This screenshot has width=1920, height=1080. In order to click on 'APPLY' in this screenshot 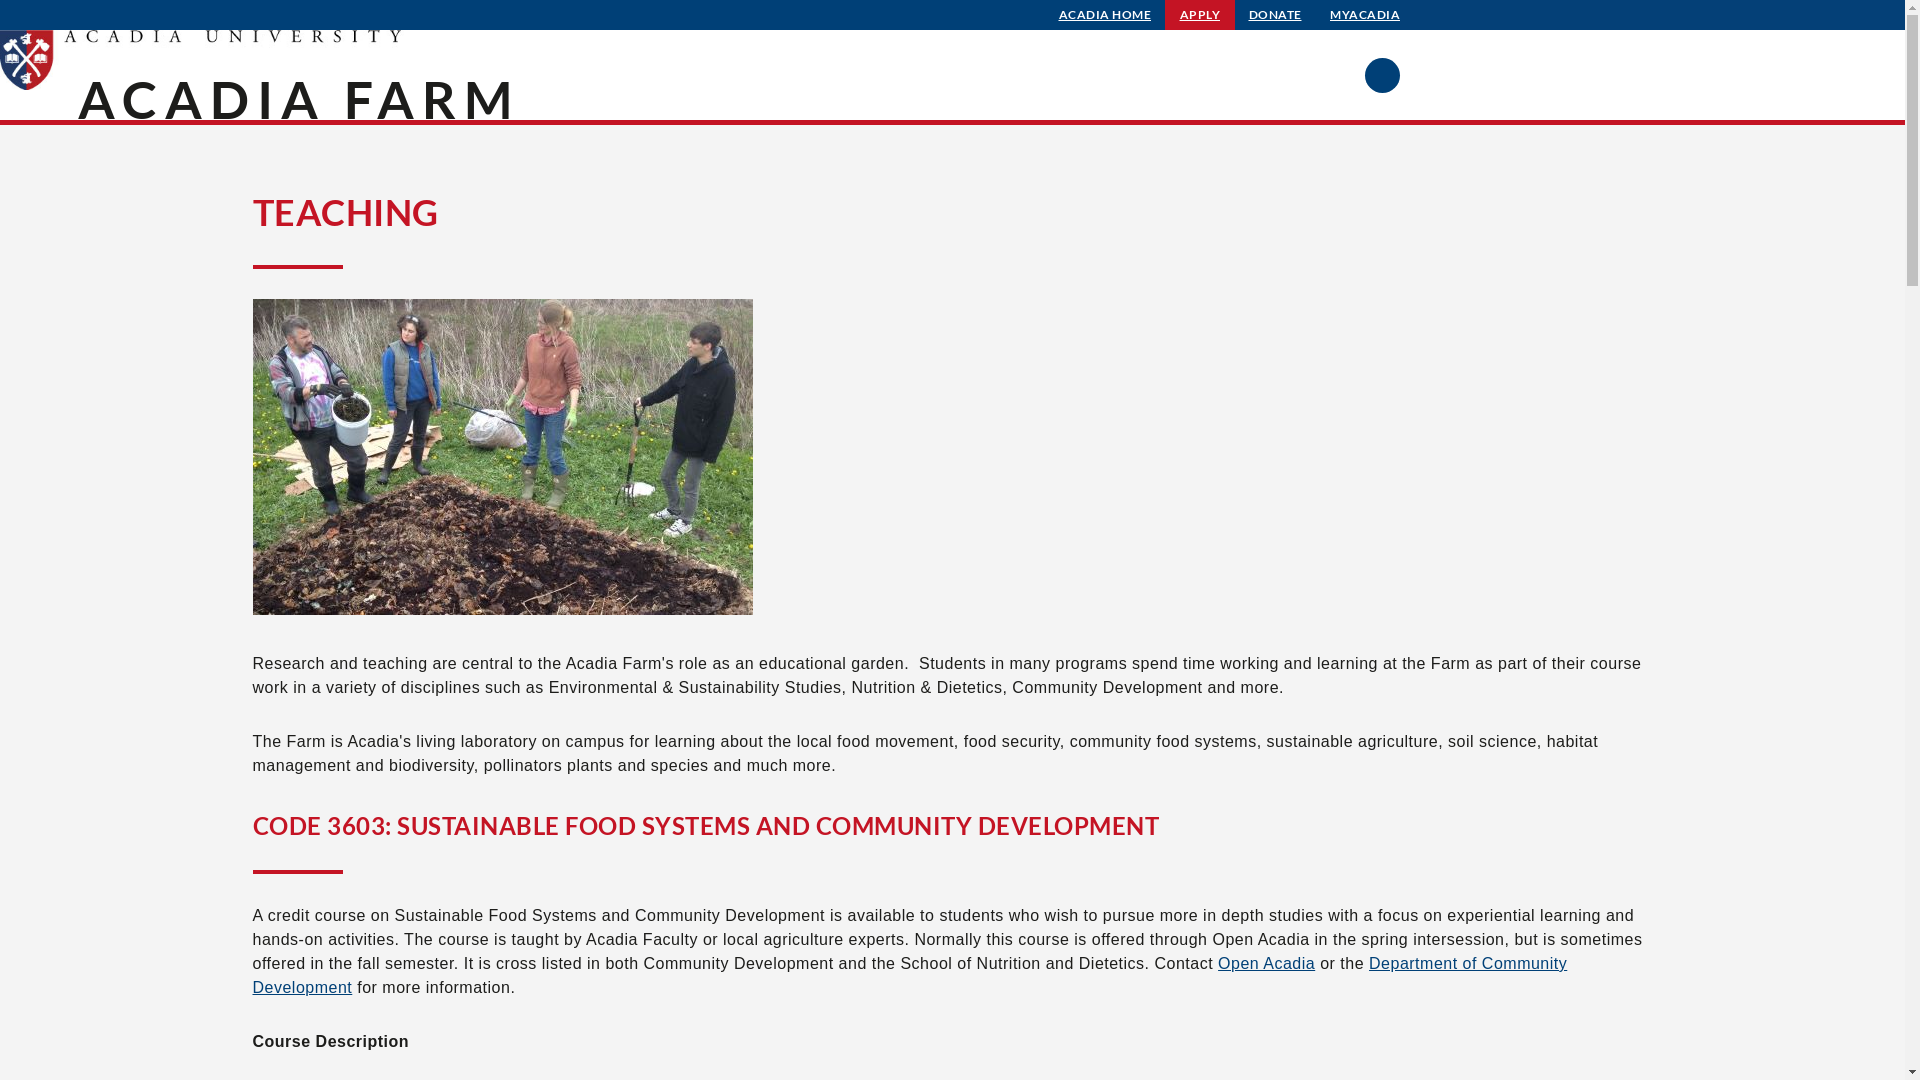, I will do `click(1199, 15)`.